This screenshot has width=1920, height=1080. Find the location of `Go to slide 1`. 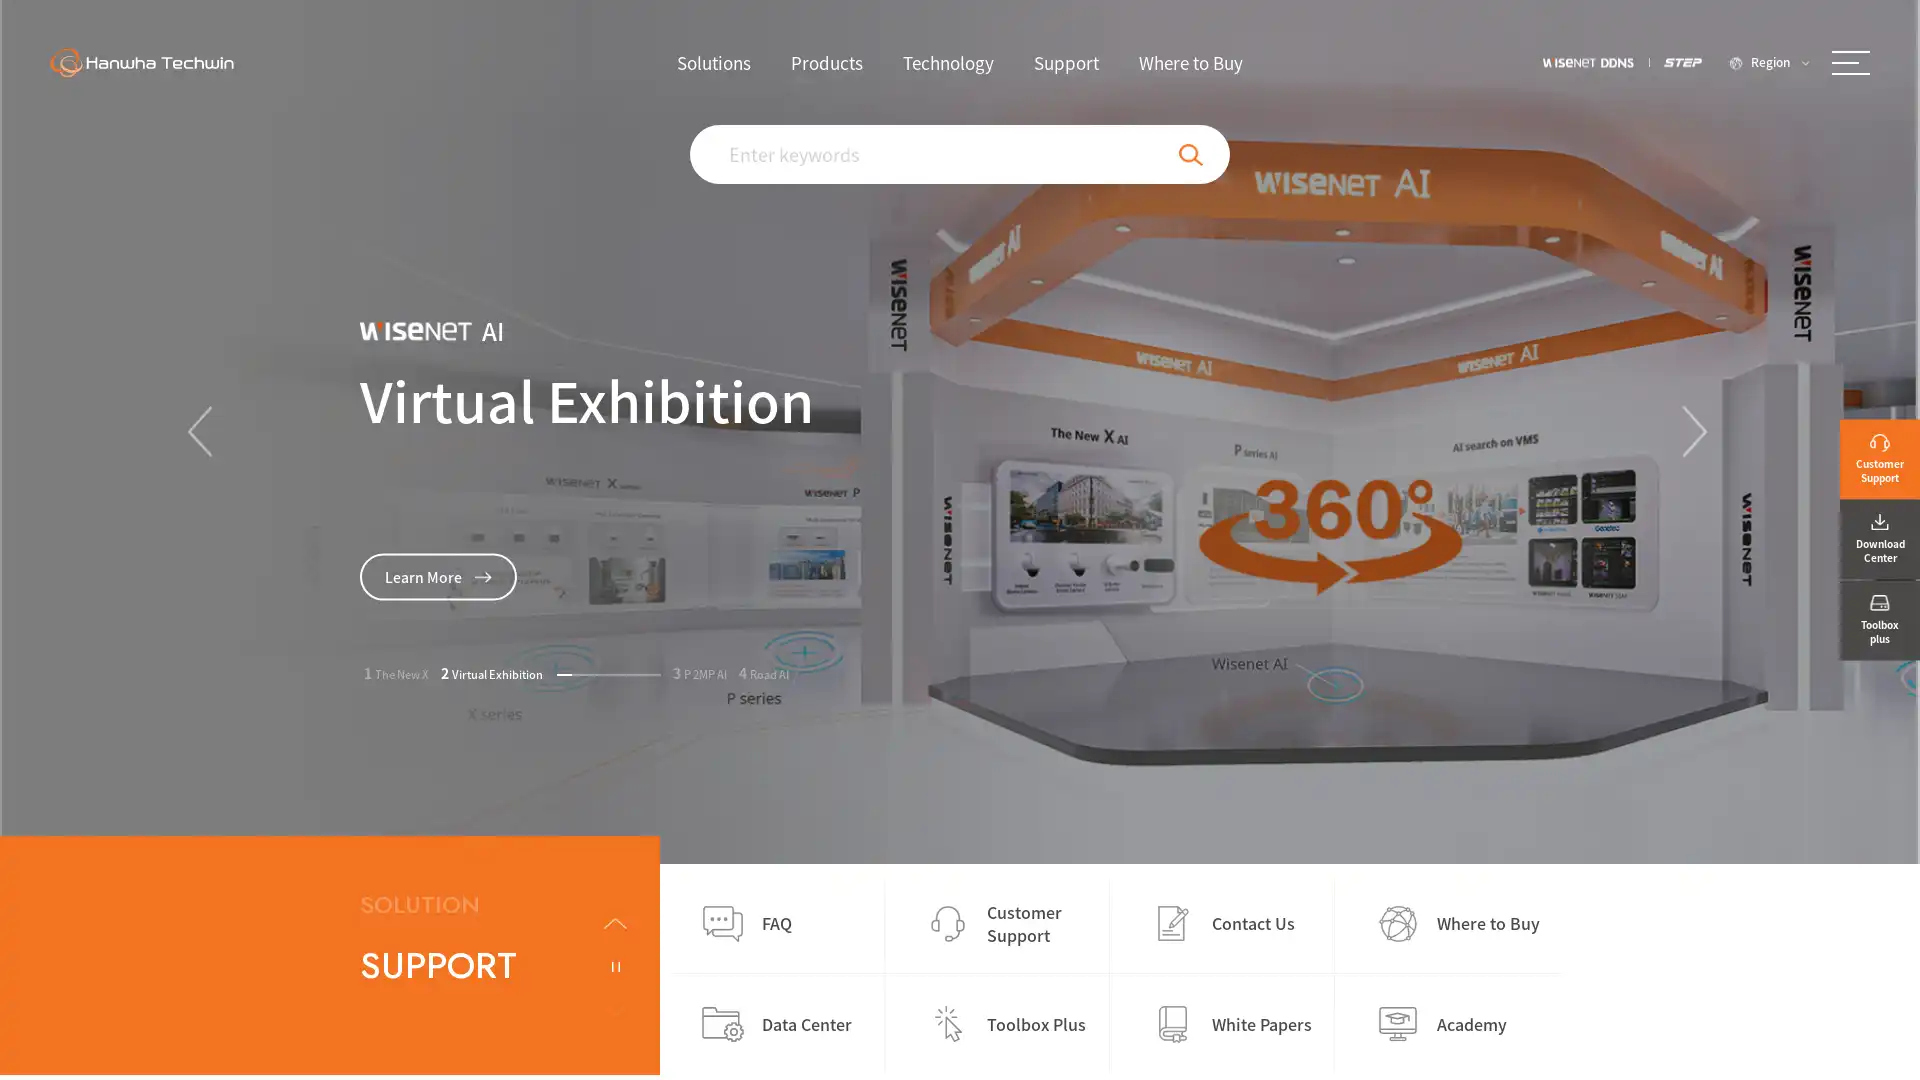

Go to slide 1 is located at coordinates (396, 674).